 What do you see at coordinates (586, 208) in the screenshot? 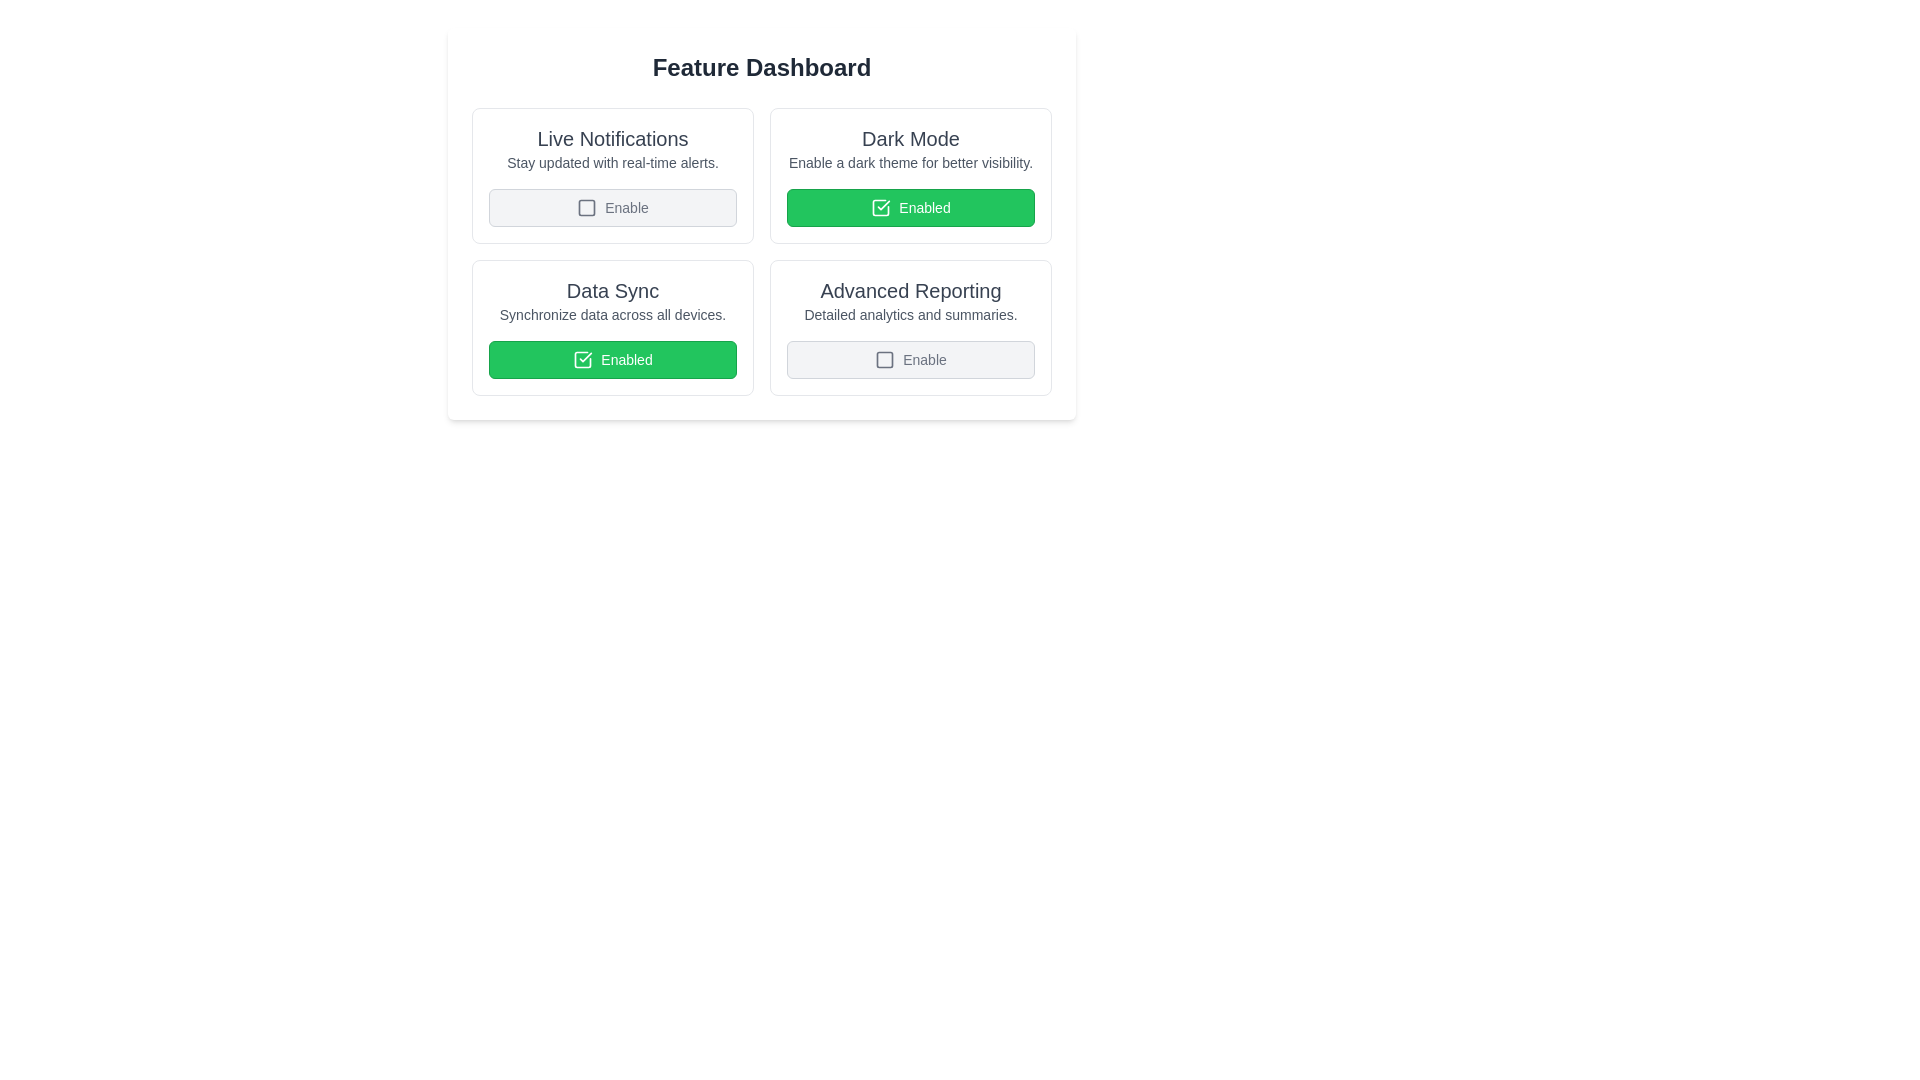
I see `the unchecked checkbox located in the top-left box of the 'Feature Dashboard' labeled 'Live Notifications' to change its state` at bounding box center [586, 208].